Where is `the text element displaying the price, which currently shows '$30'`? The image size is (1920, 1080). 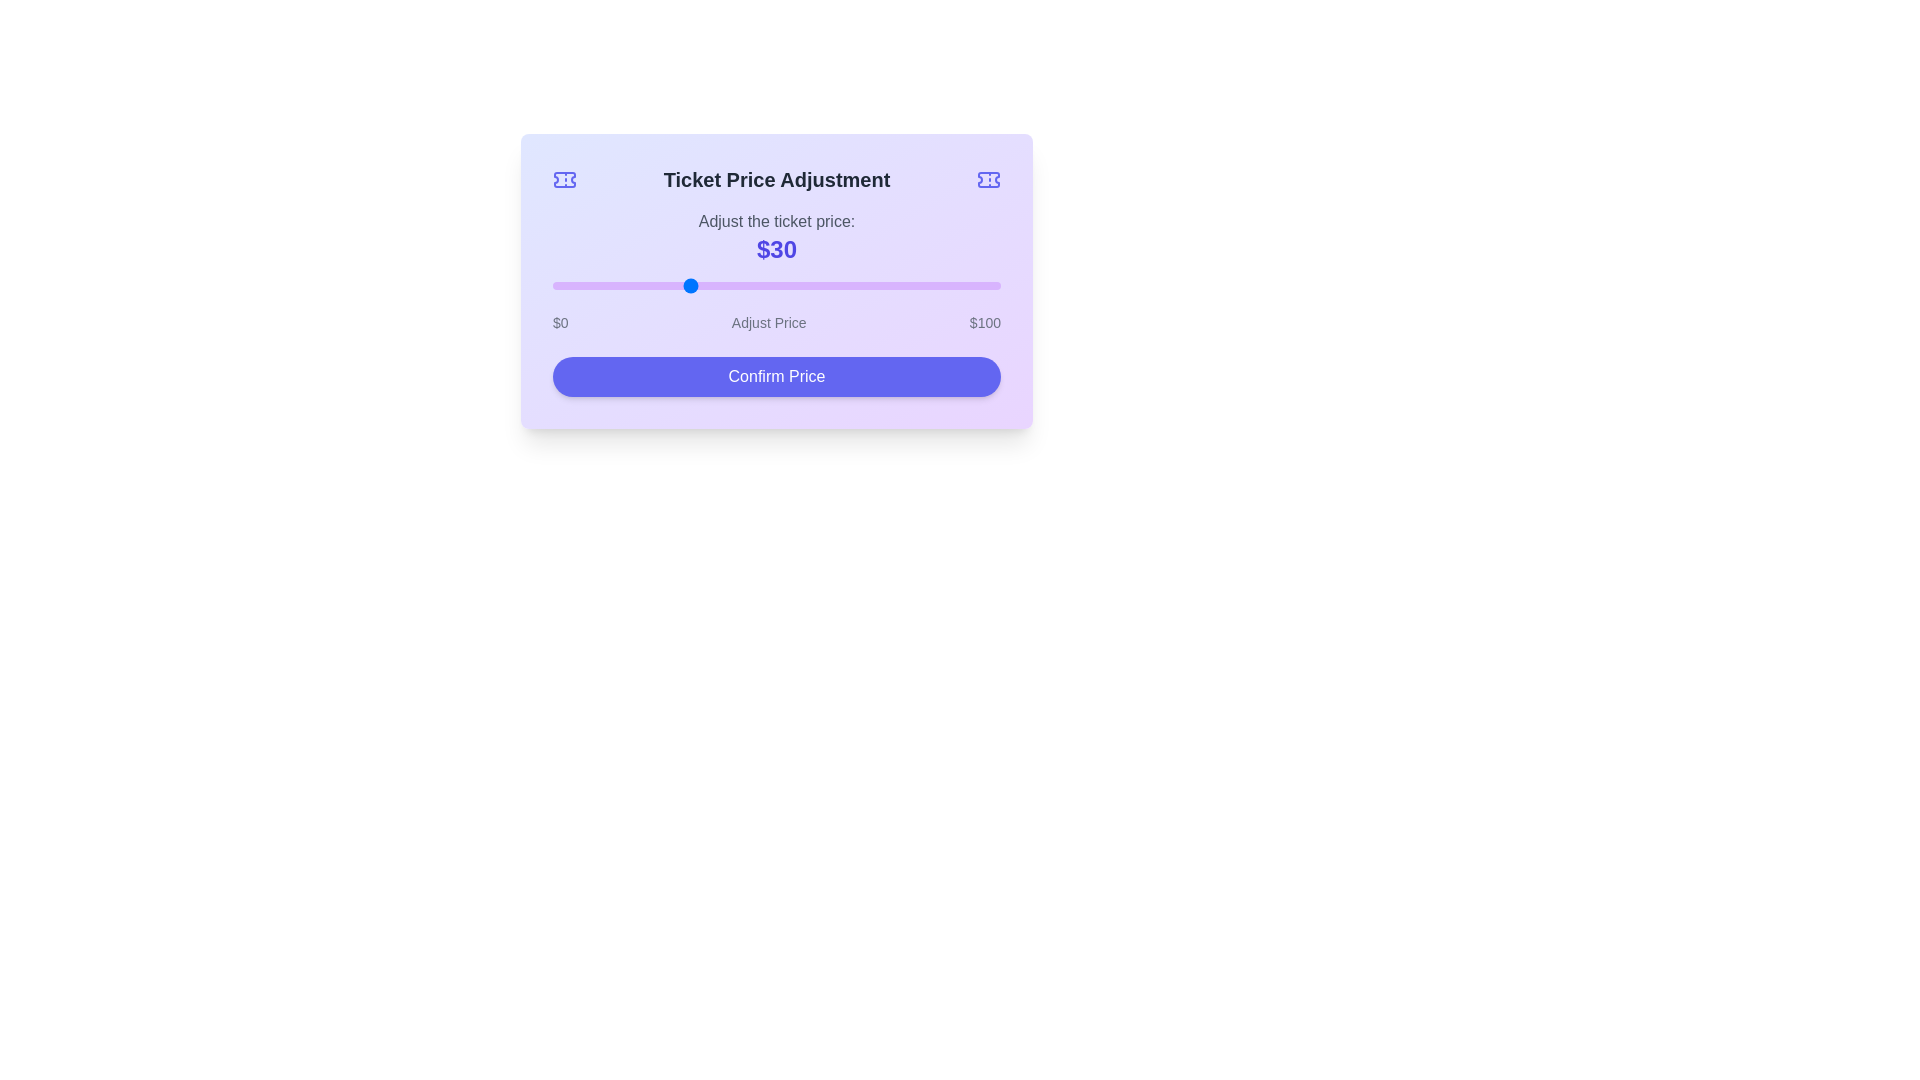 the text element displaying the price, which currently shows '$30' is located at coordinates (776, 248).